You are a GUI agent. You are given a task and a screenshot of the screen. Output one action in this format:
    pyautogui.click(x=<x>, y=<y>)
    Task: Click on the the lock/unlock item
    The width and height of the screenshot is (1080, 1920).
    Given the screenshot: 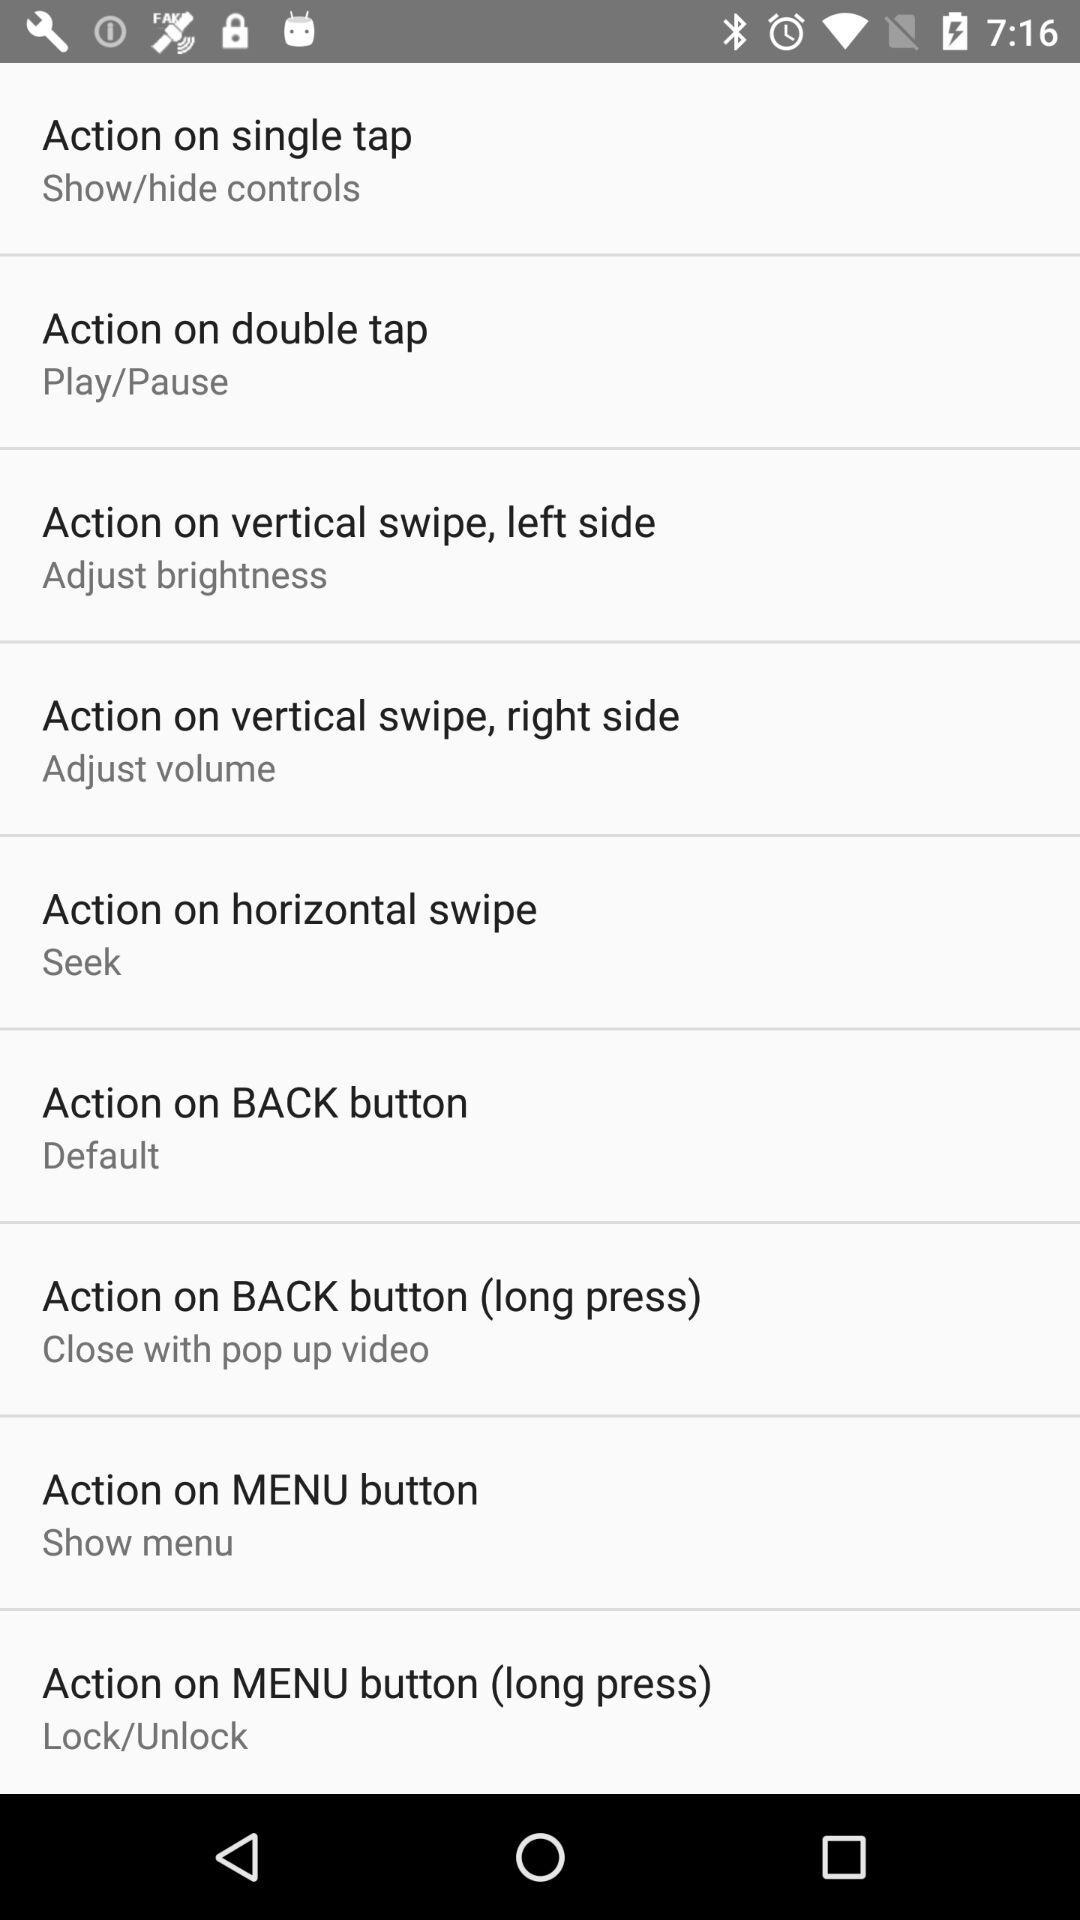 What is the action you would take?
    pyautogui.click(x=144, y=1733)
    